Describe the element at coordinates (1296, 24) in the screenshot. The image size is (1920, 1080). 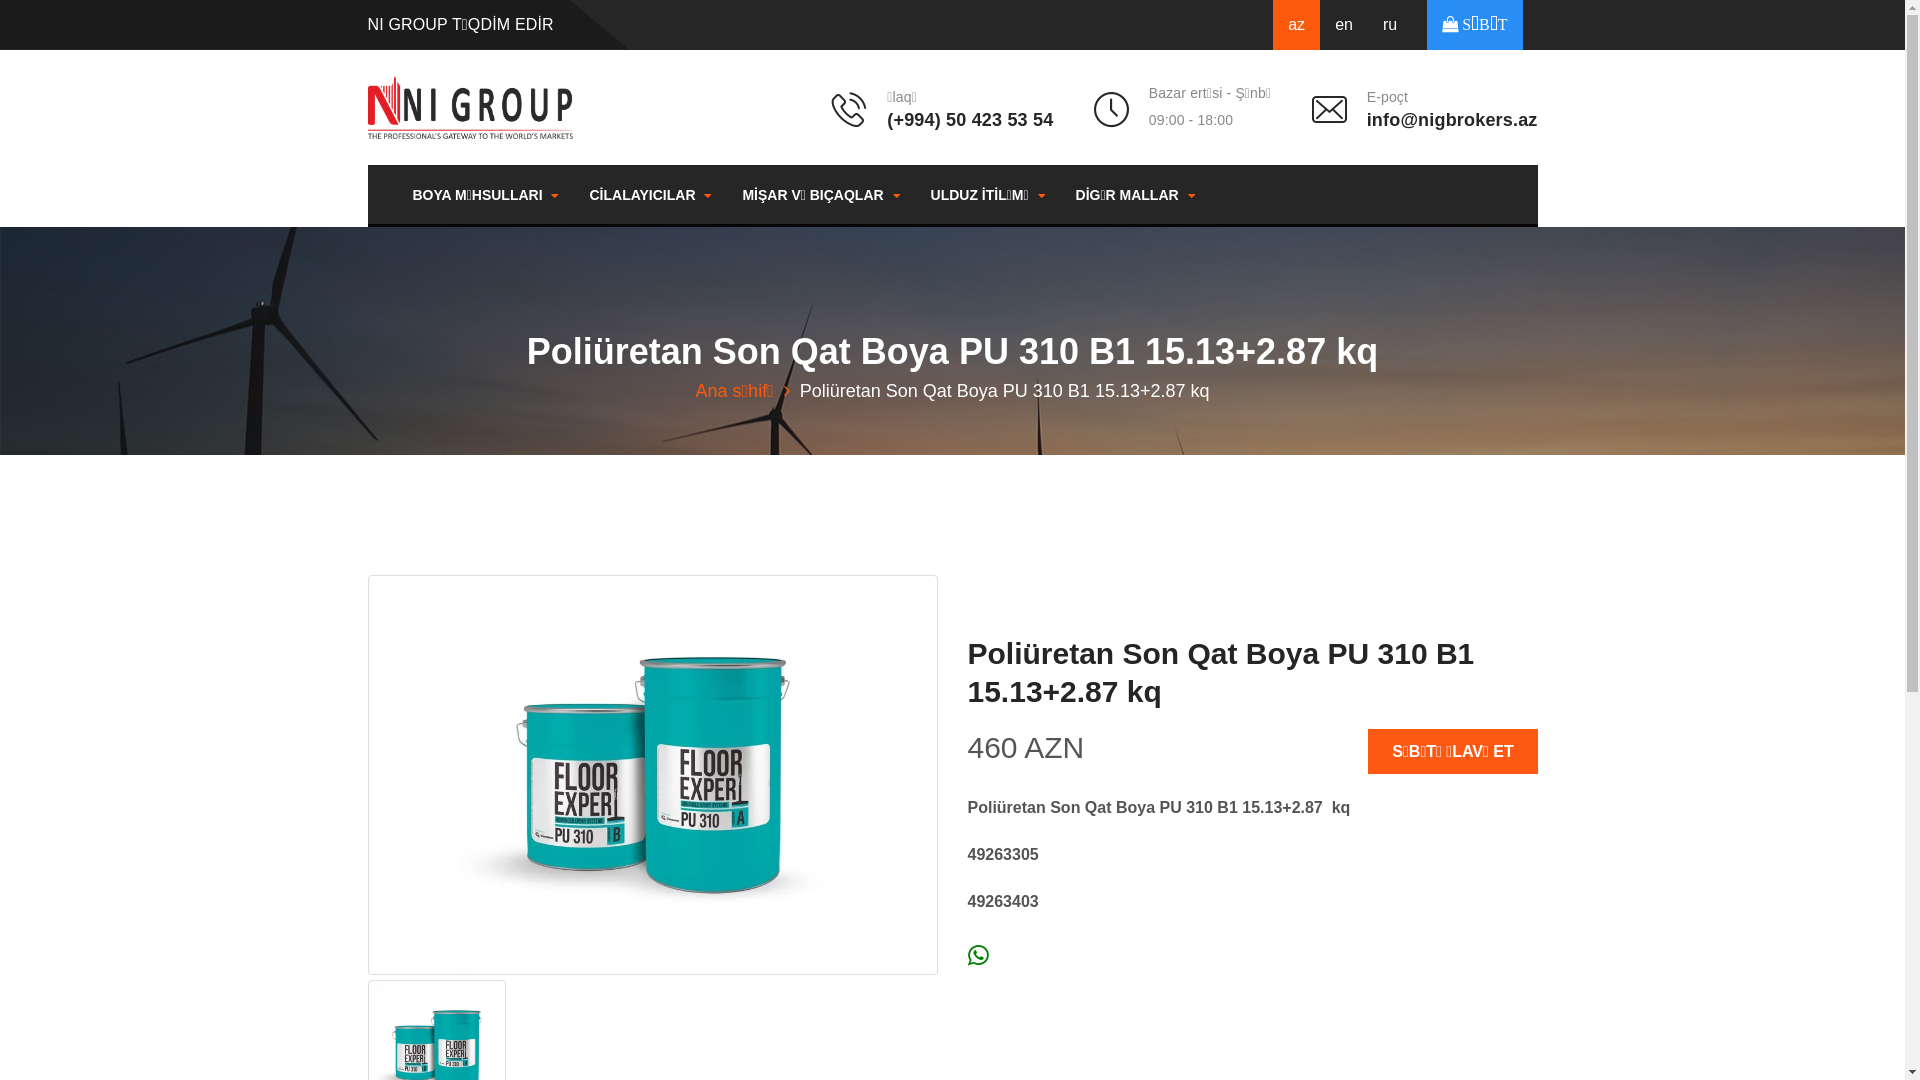
I see `'az'` at that location.